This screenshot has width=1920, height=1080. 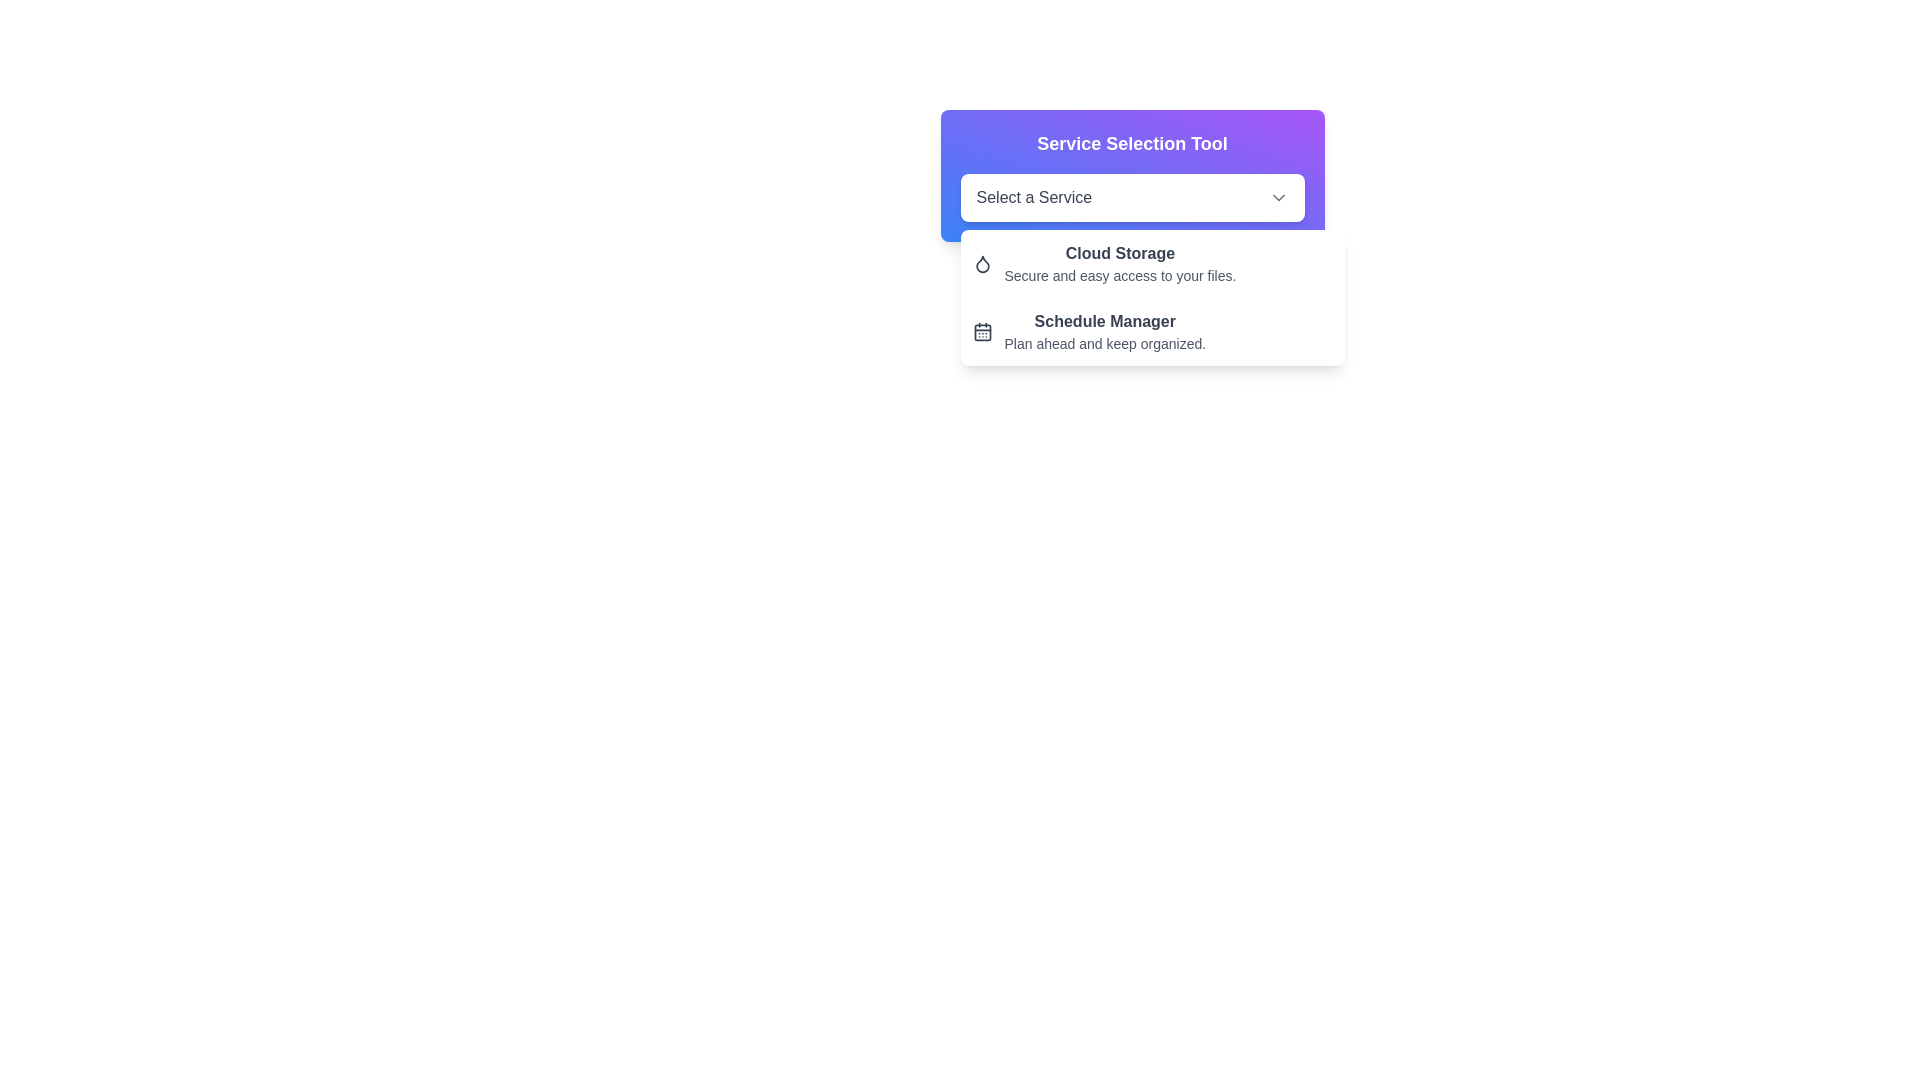 What do you see at coordinates (982, 330) in the screenshot?
I see `the icon representing the 'Schedule Manager' option located to the left of the 'Schedule Manager' text in the dropdown menu` at bounding box center [982, 330].